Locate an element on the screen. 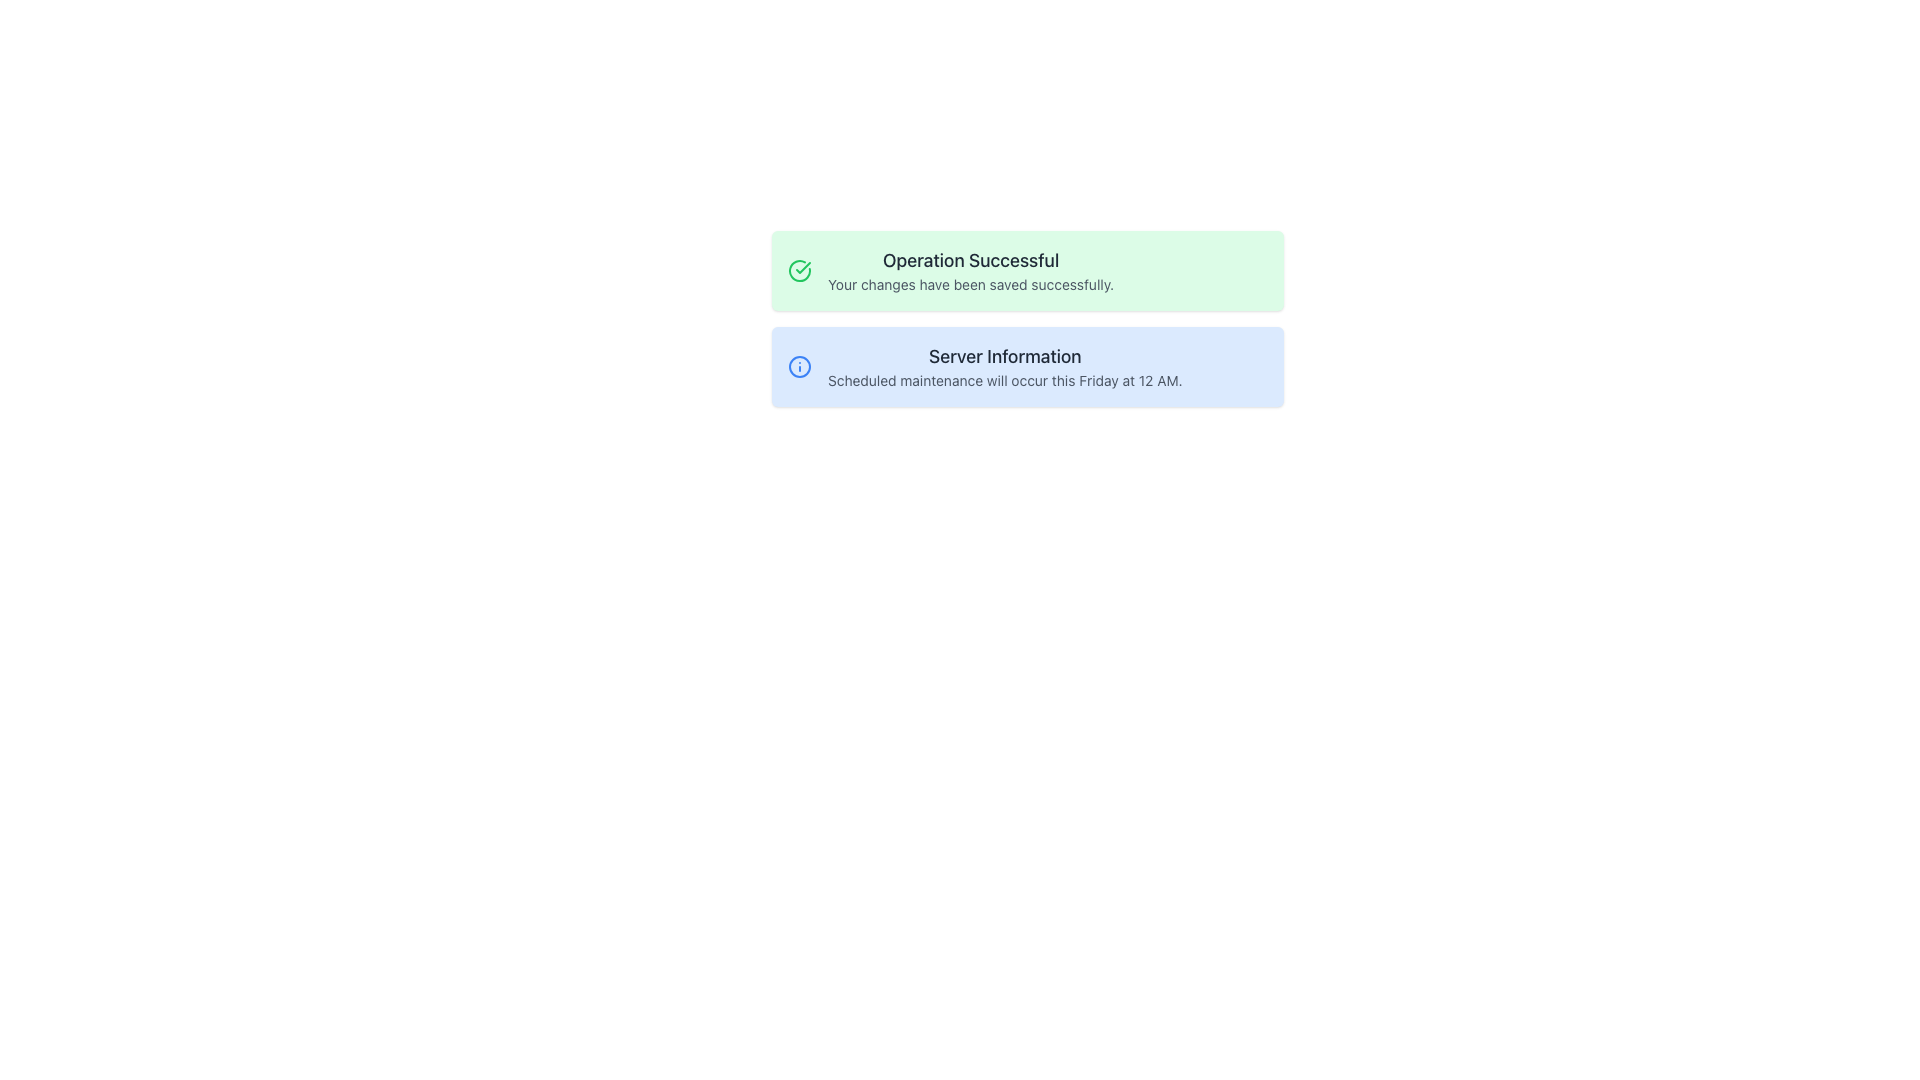 The image size is (1920, 1080). the second informational notification card with a light blue background containing the title 'Server Information' and the message 'Scheduled maintenance will occur this Friday at 12 AM.' is located at coordinates (1027, 366).